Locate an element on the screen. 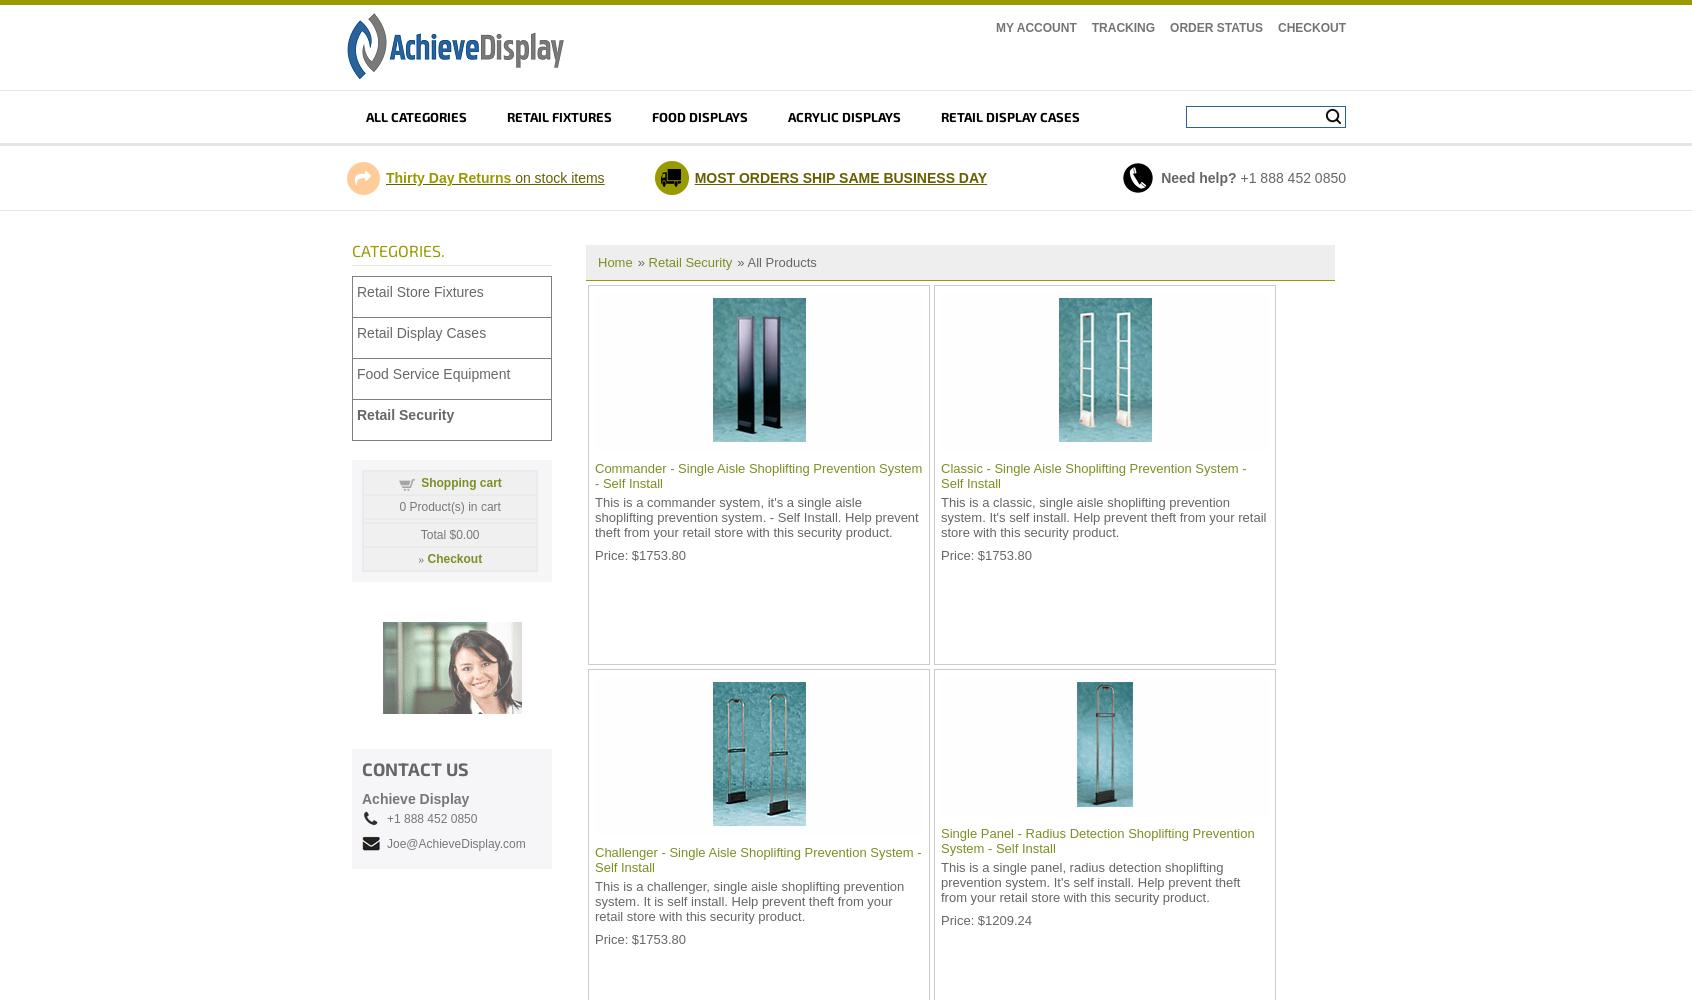 The width and height of the screenshot is (1692, 1000). 'Retail Display Cases' is located at coordinates (357, 332).